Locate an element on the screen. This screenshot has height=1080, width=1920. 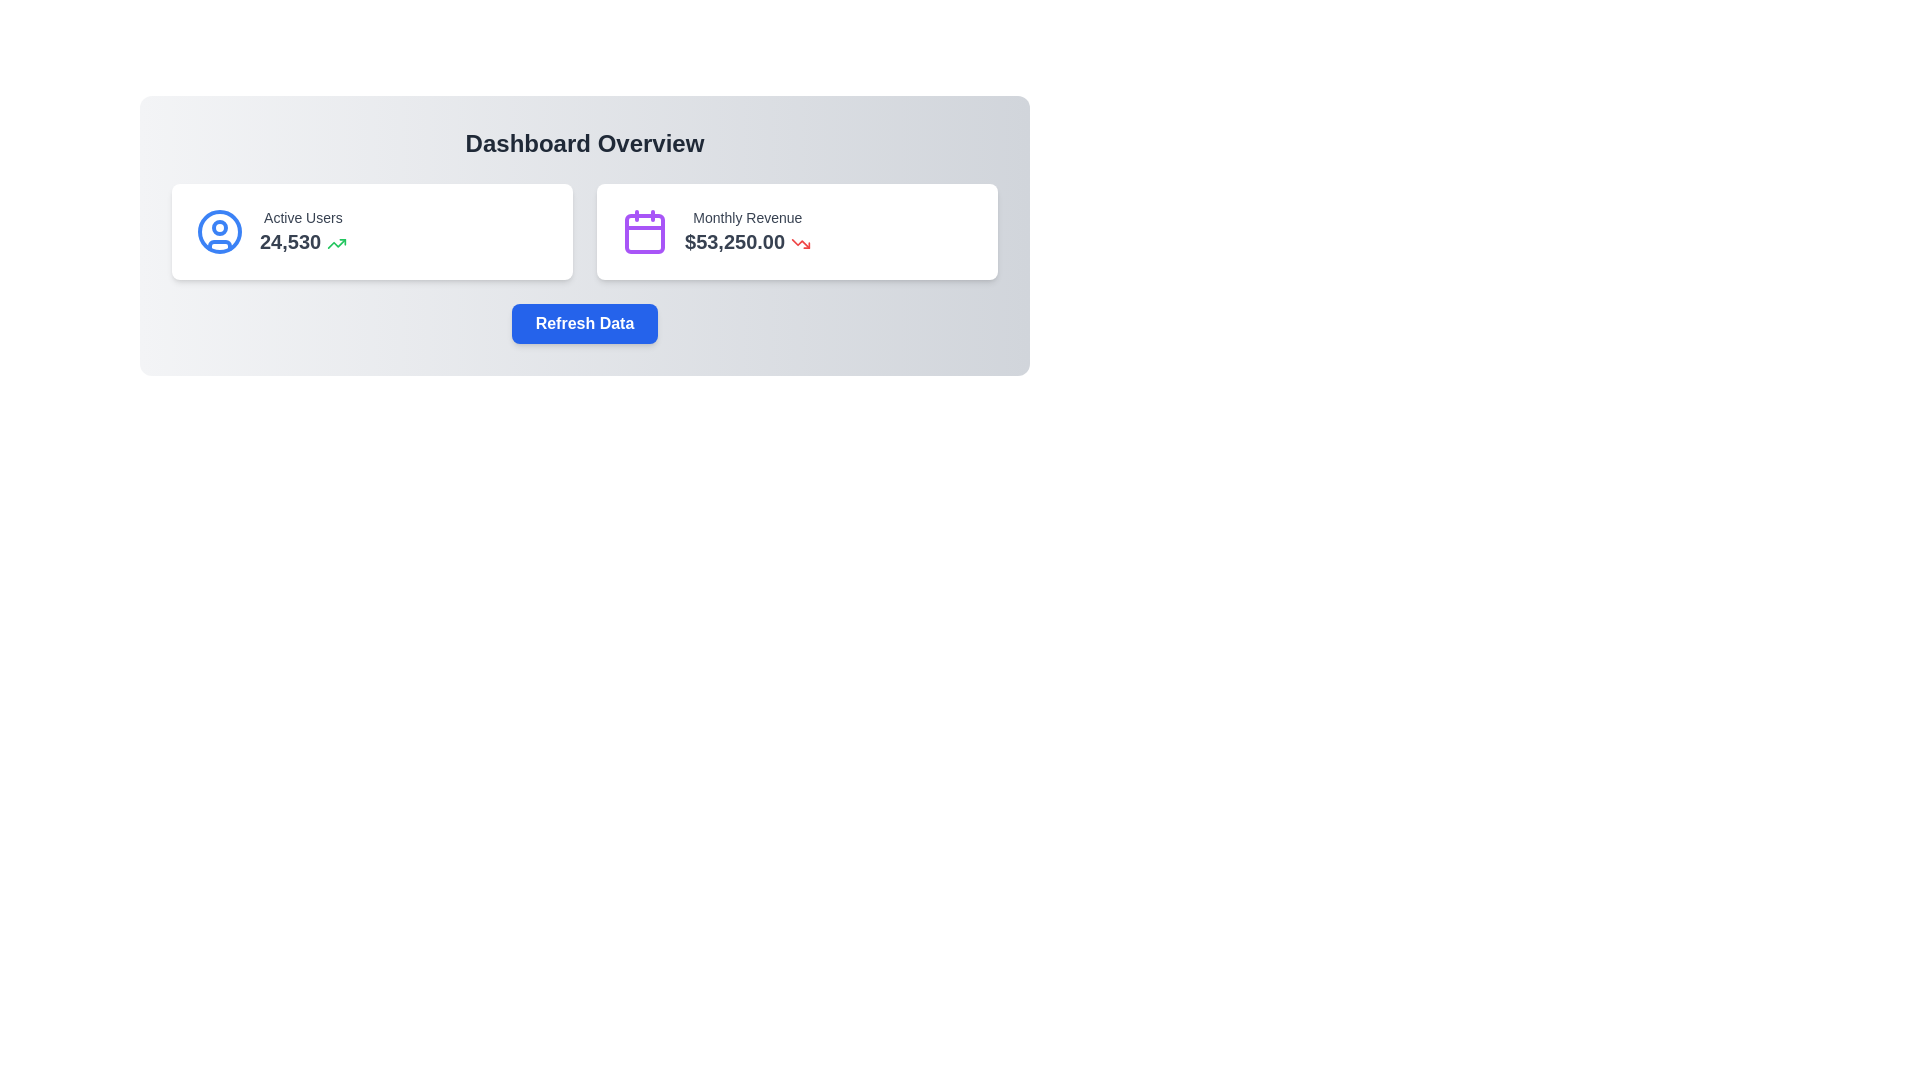
the small green upward trending arrow icon located to the right of the numeric text '24,530' in the 'Active Users' card on the dashboard is located at coordinates (336, 242).